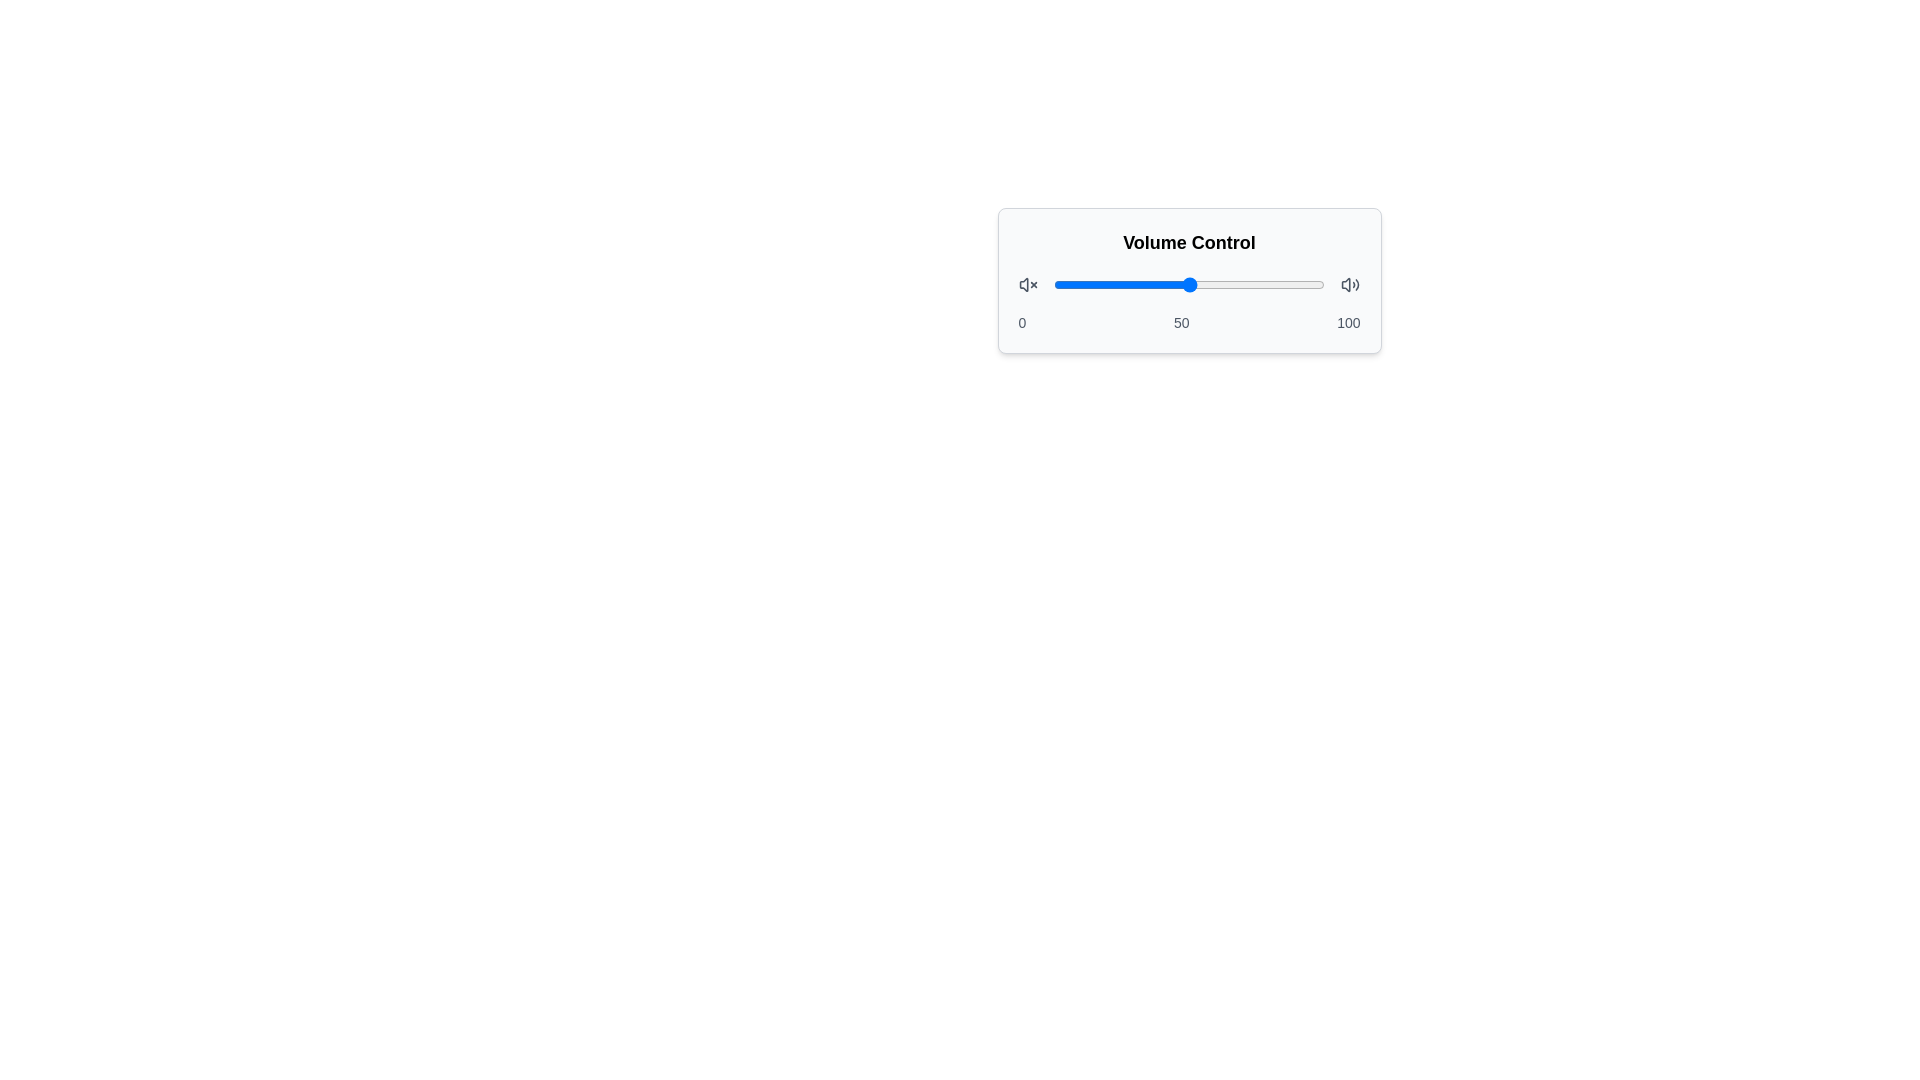 The width and height of the screenshot is (1920, 1080). I want to click on the slider to set the volume to 86, so click(1287, 285).